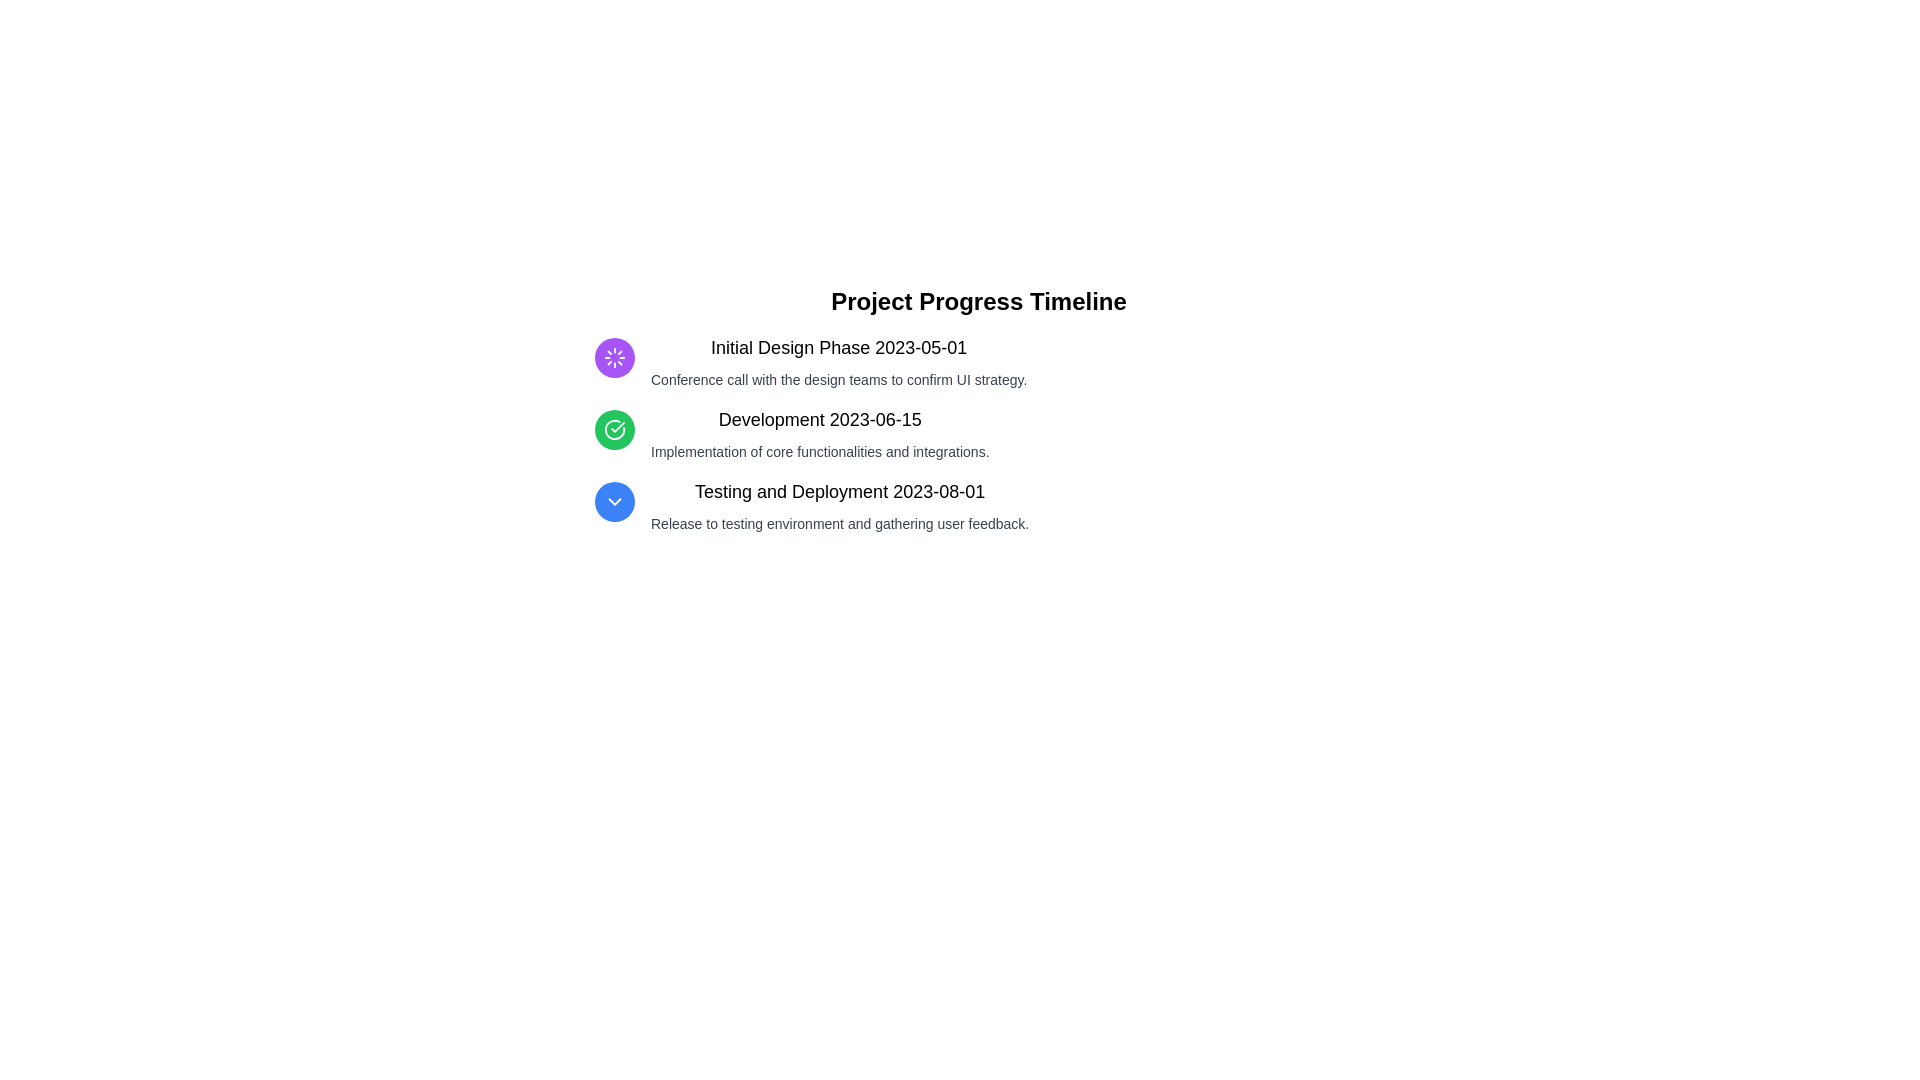 The width and height of the screenshot is (1920, 1080). What do you see at coordinates (839, 362) in the screenshot?
I see `the text block element titled 'Initial Design Phase 2023-05-01' which includes a subtitle about the design teams' conference call, located in the Project Progress Timeline` at bounding box center [839, 362].